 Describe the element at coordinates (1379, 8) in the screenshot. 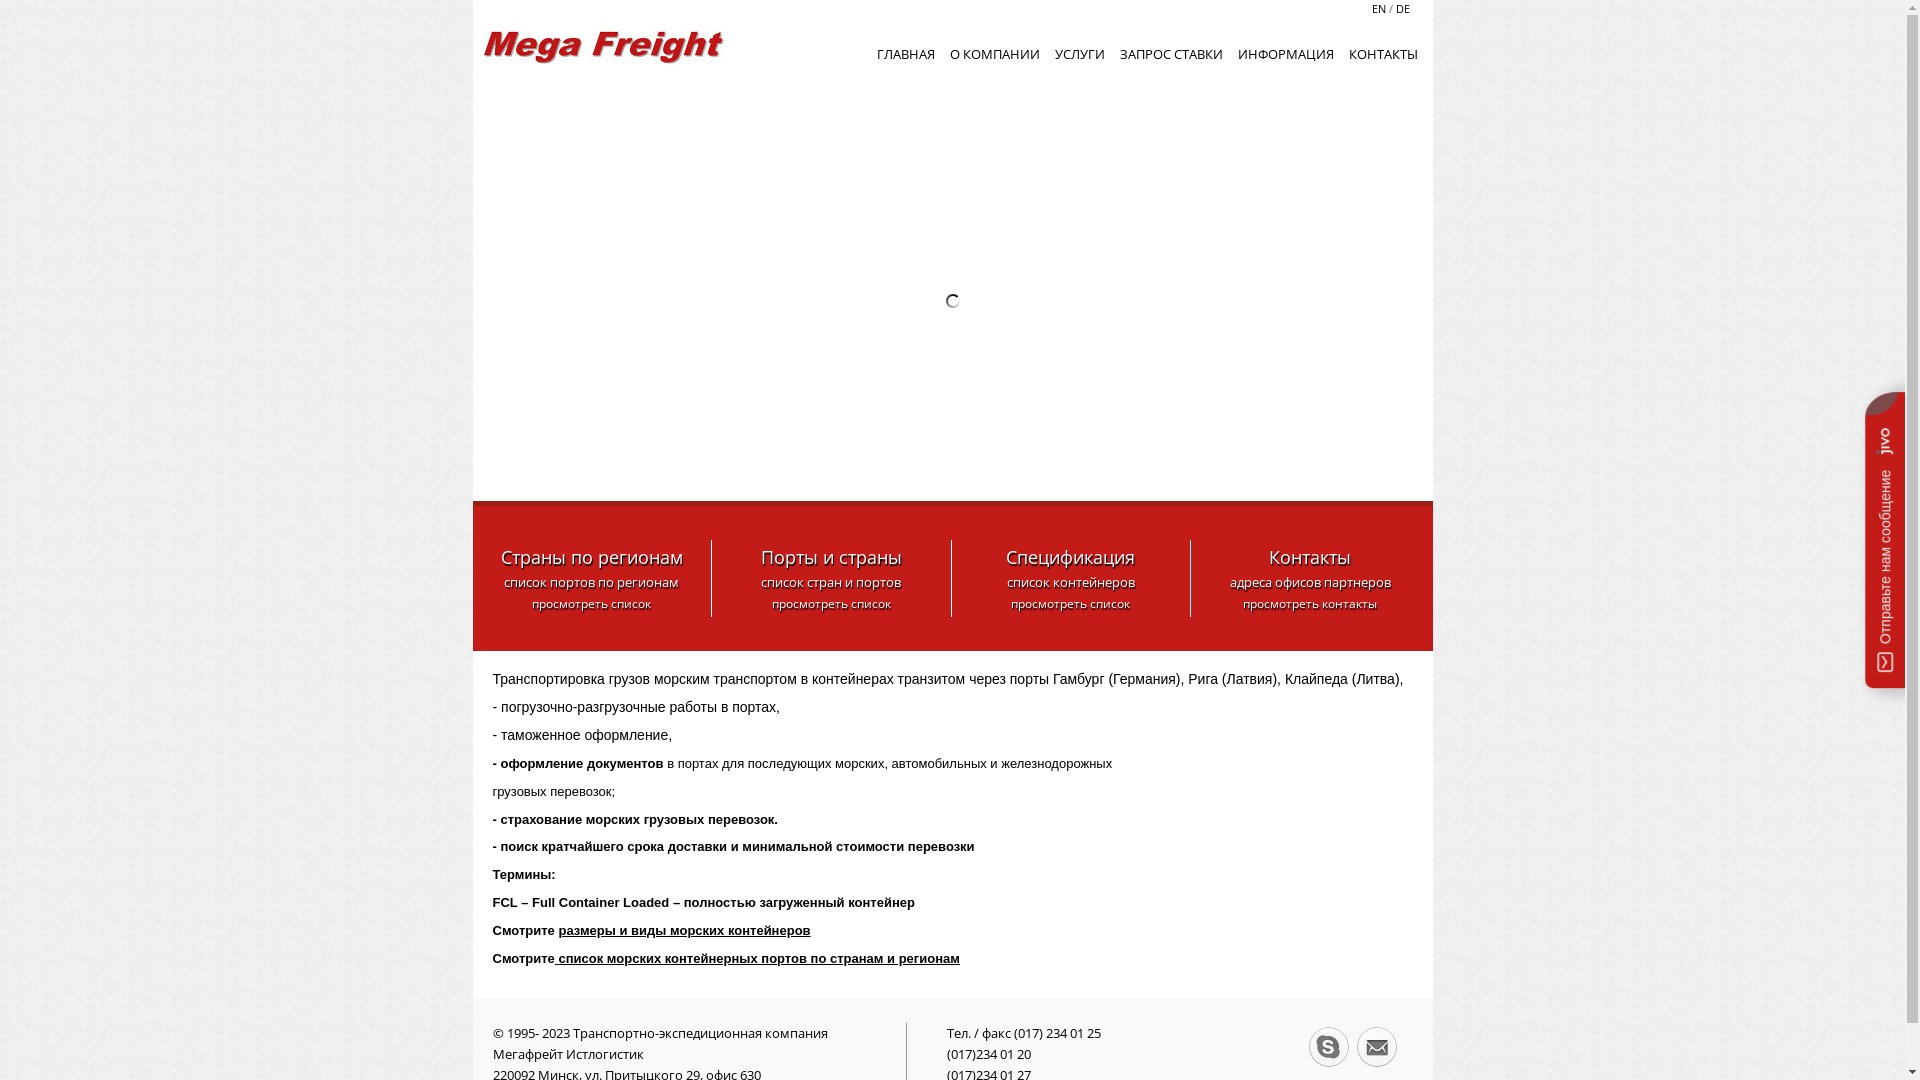

I see `'EN'` at that location.